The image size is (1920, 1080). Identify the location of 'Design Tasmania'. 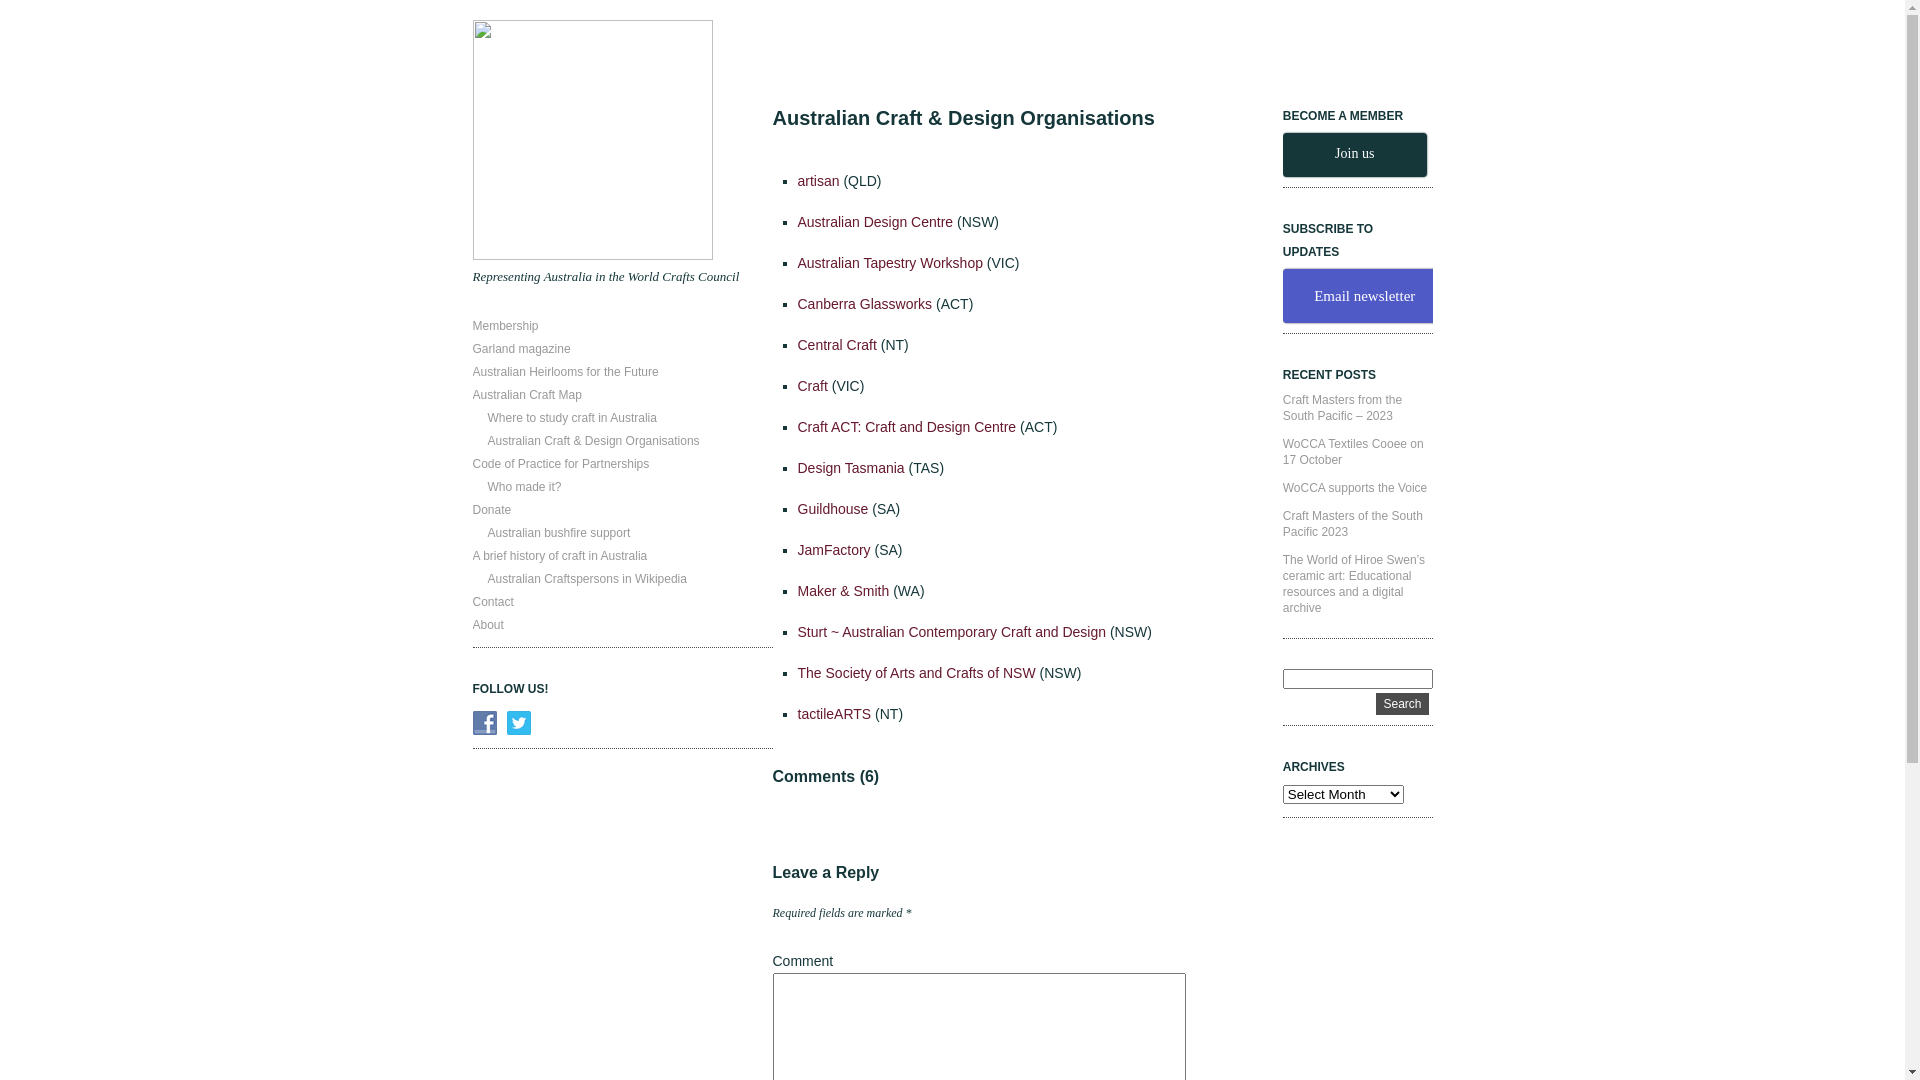
(851, 467).